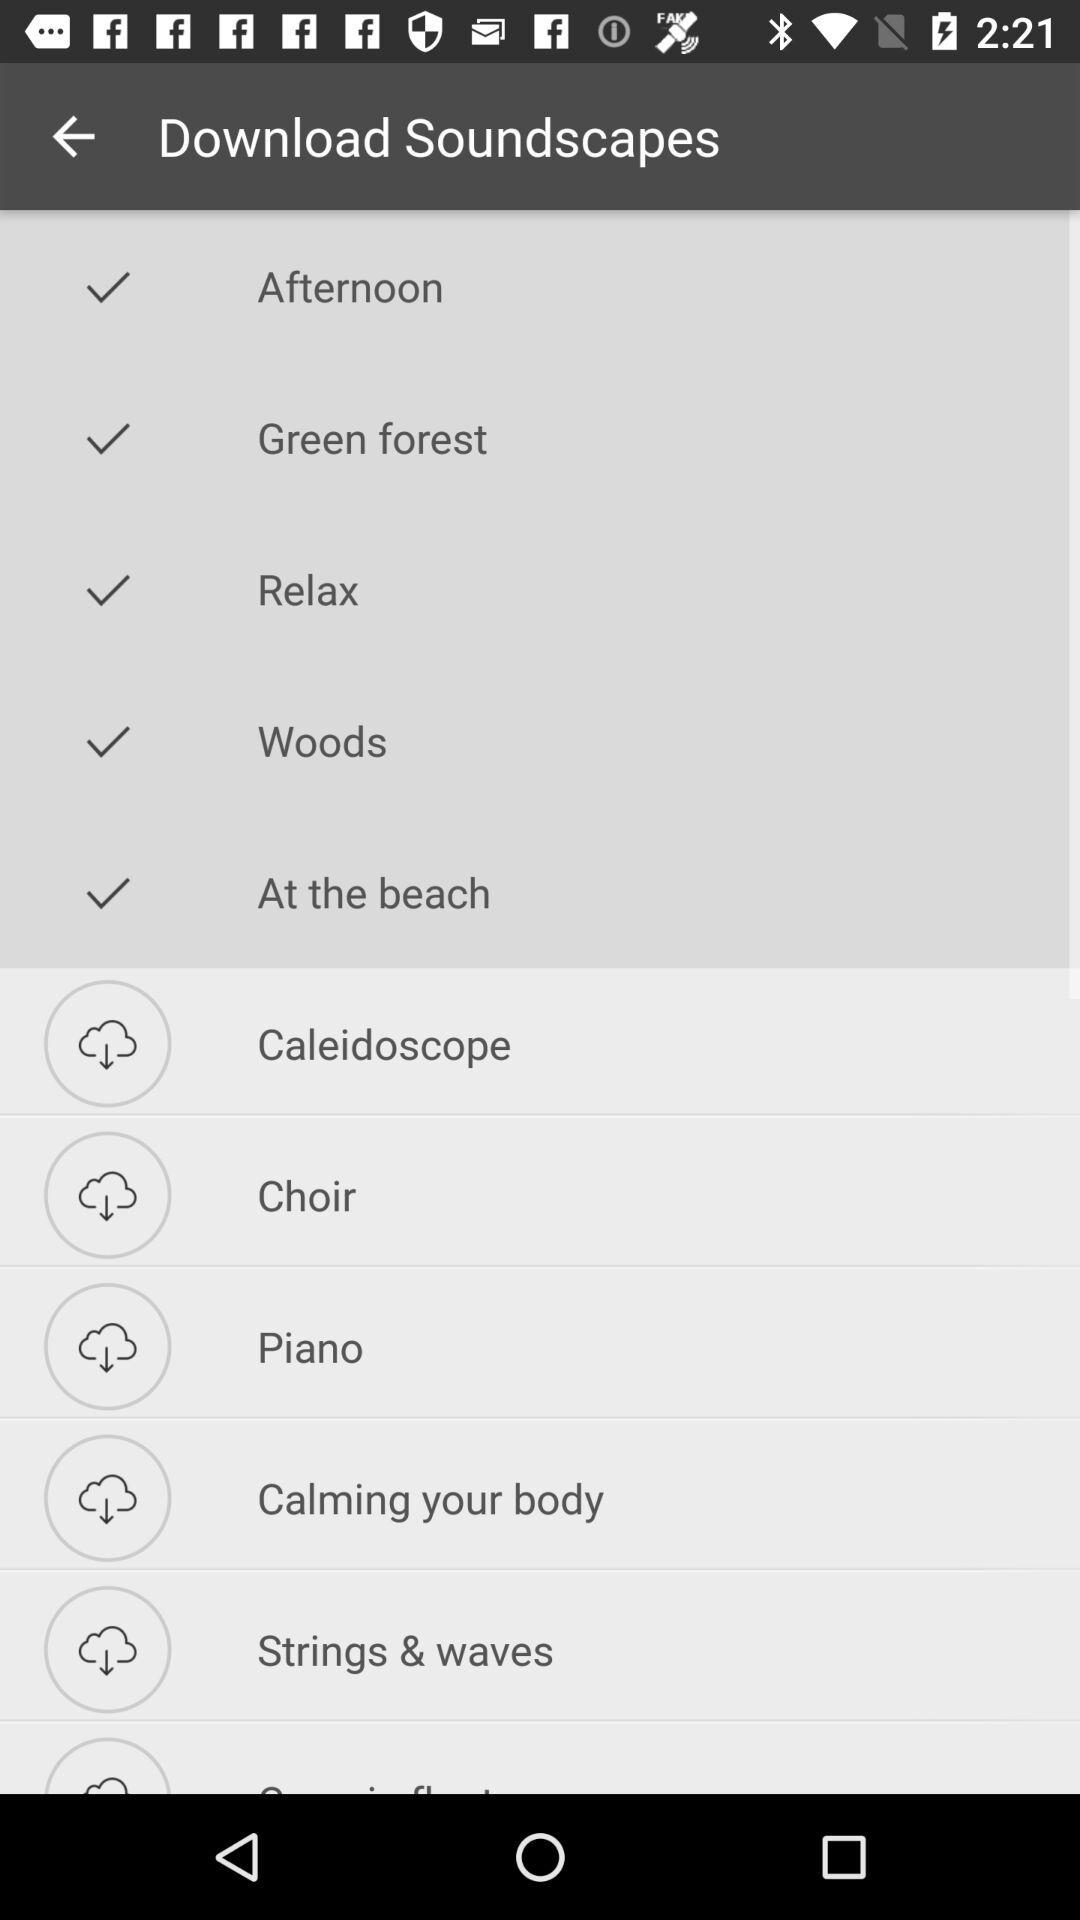  I want to click on the item above caleidoscope item, so click(668, 891).